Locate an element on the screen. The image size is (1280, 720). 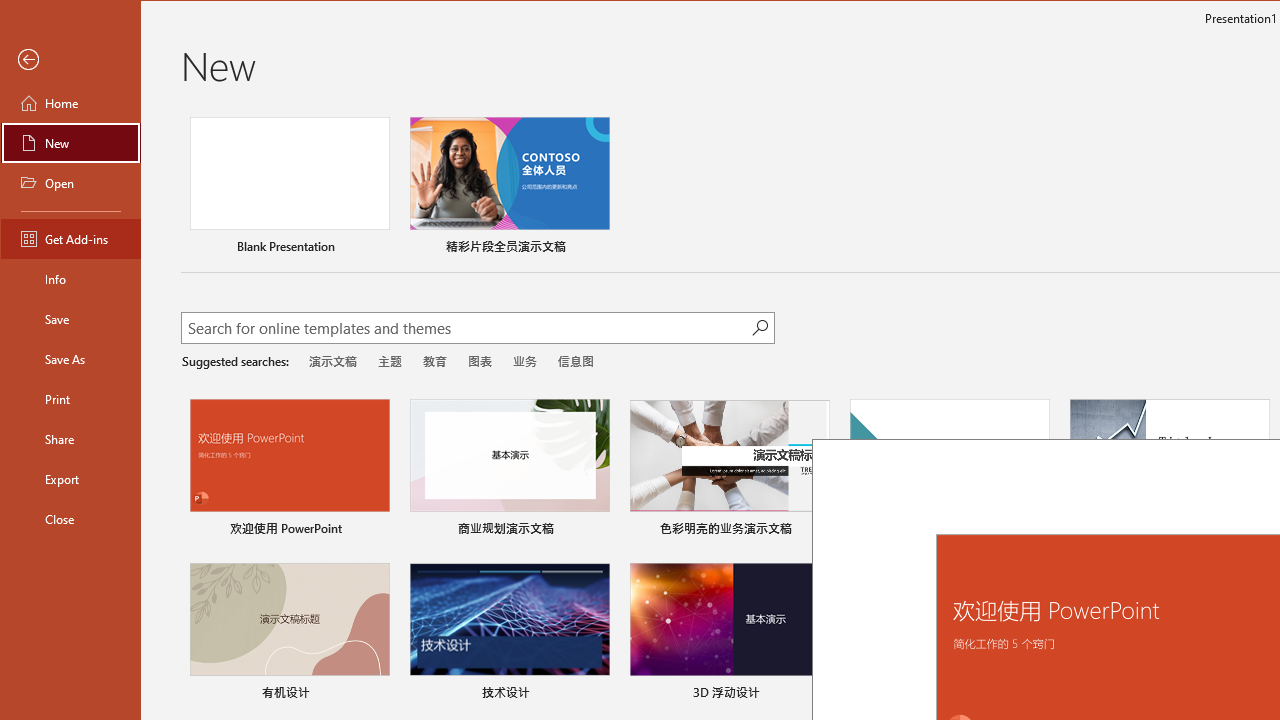
'Start searching' is located at coordinates (759, 326).